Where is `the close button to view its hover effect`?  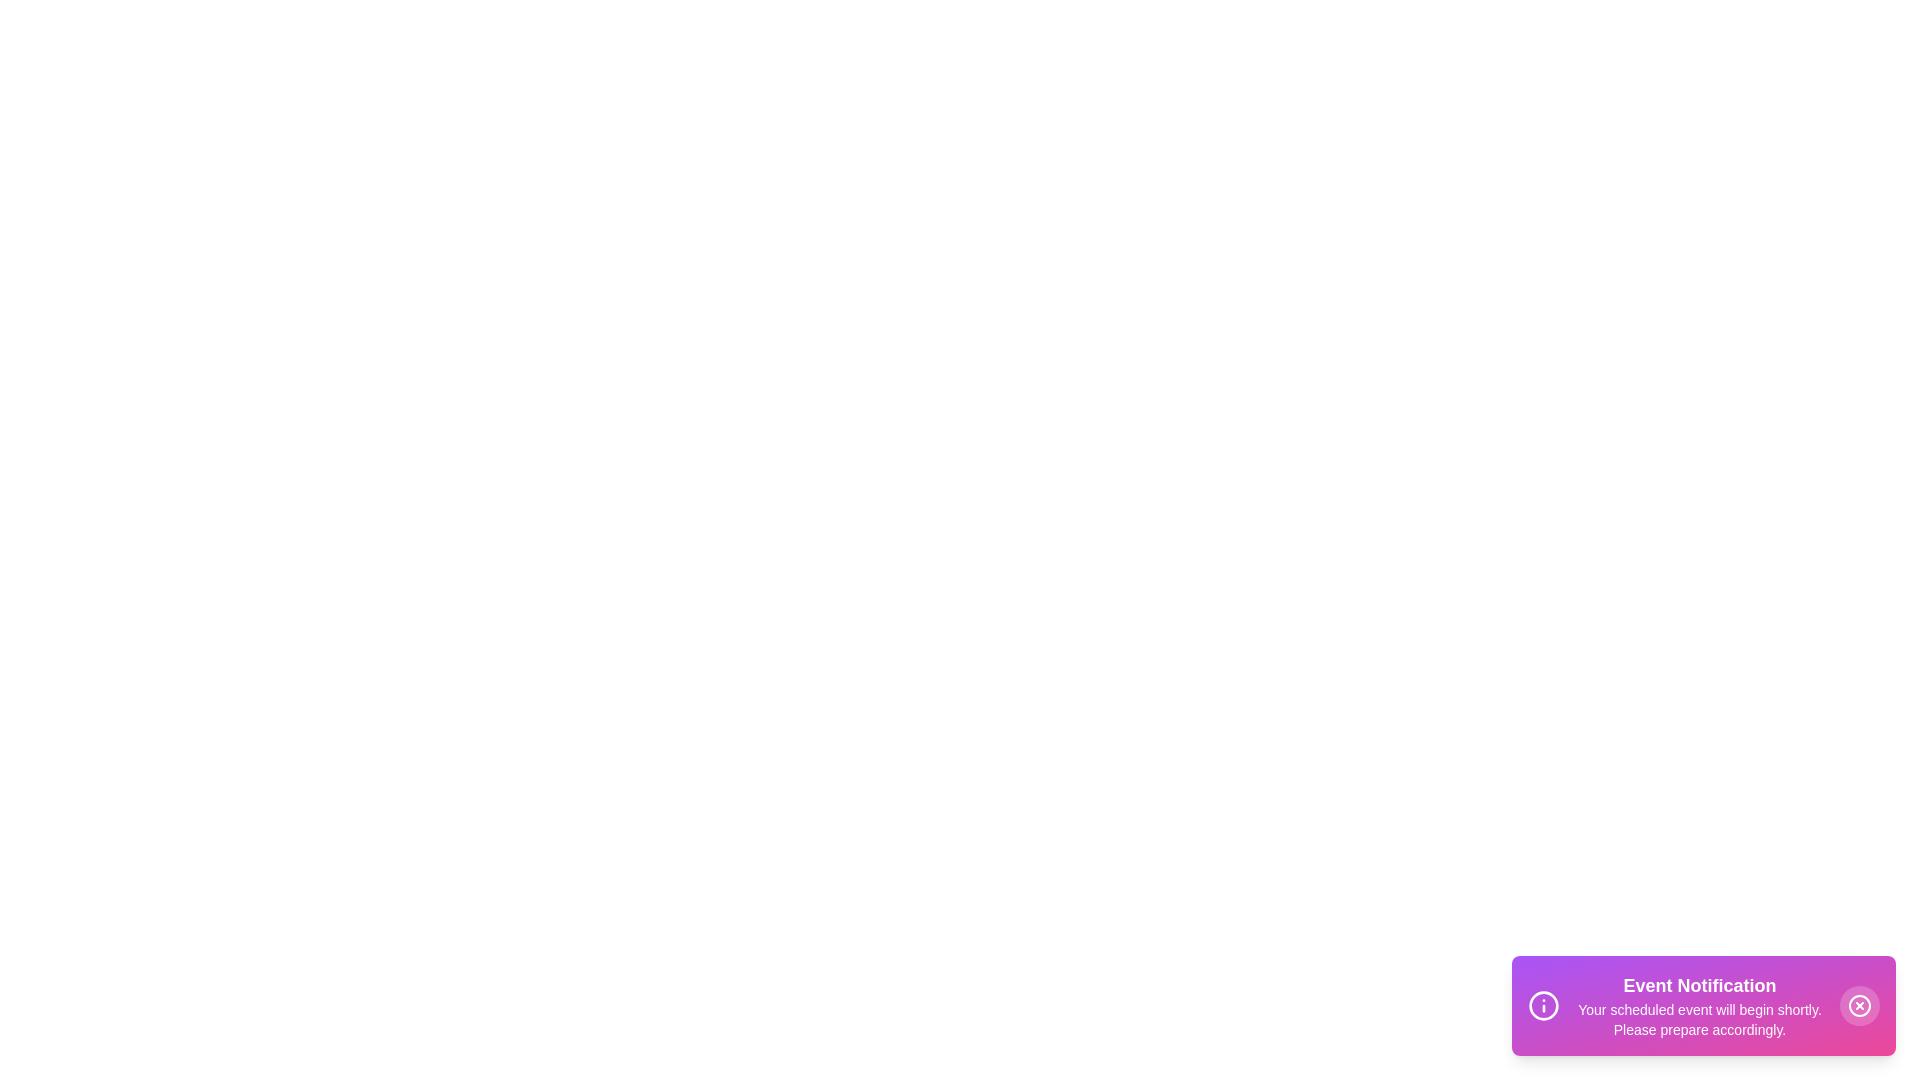 the close button to view its hover effect is located at coordinates (1859, 1006).